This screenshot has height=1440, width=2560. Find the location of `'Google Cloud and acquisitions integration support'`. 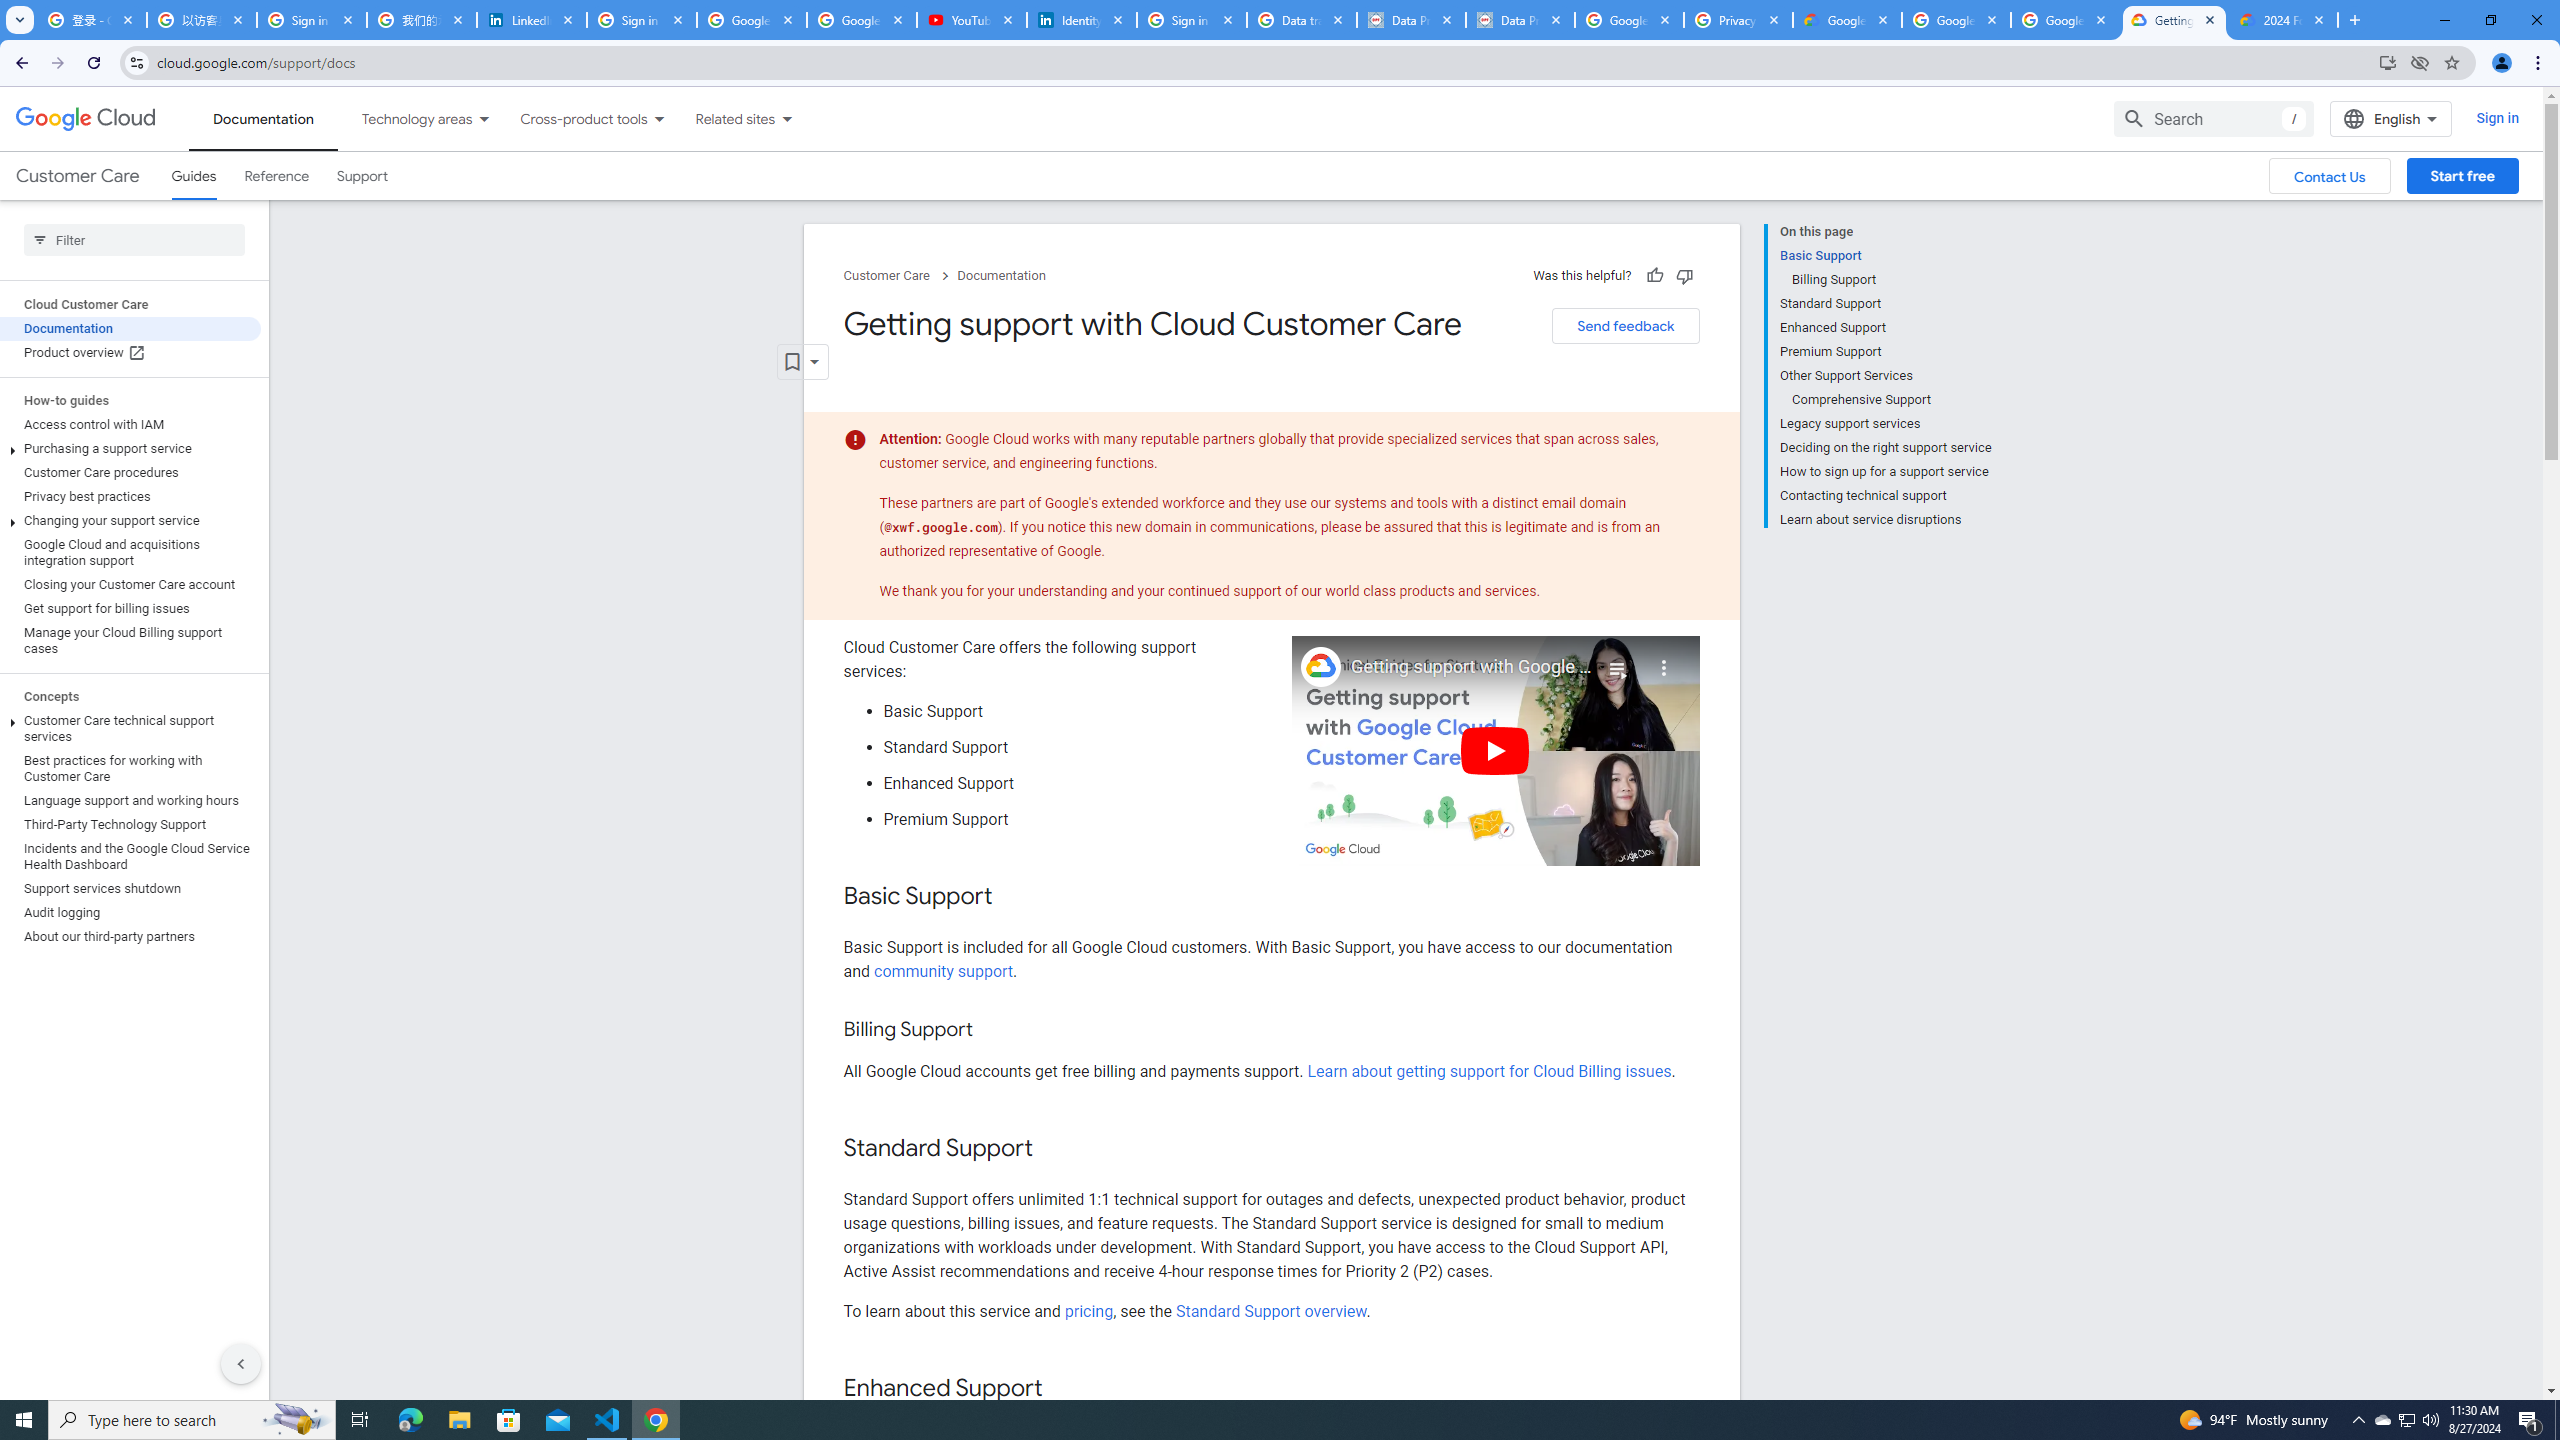

'Google Cloud and acquisitions integration support' is located at coordinates (130, 551).